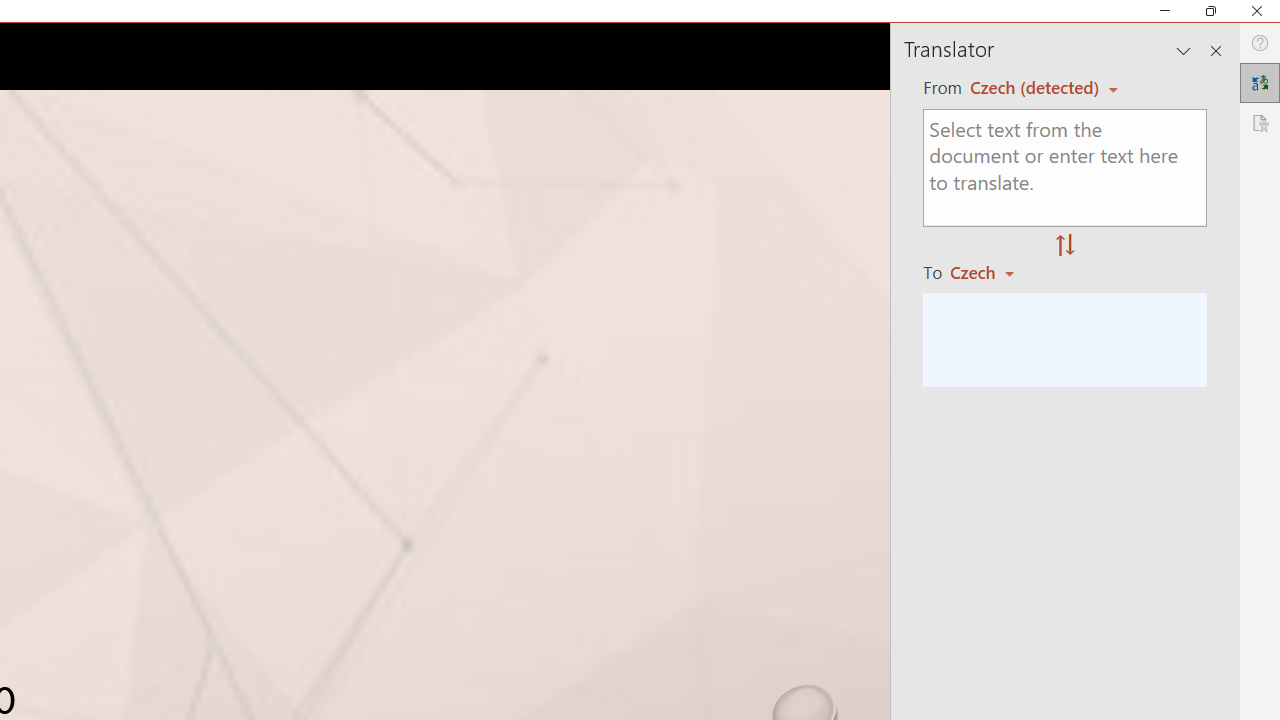  What do you see at coordinates (991, 272) in the screenshot?
I see `'Czech'` at bounding box center [991, 272].